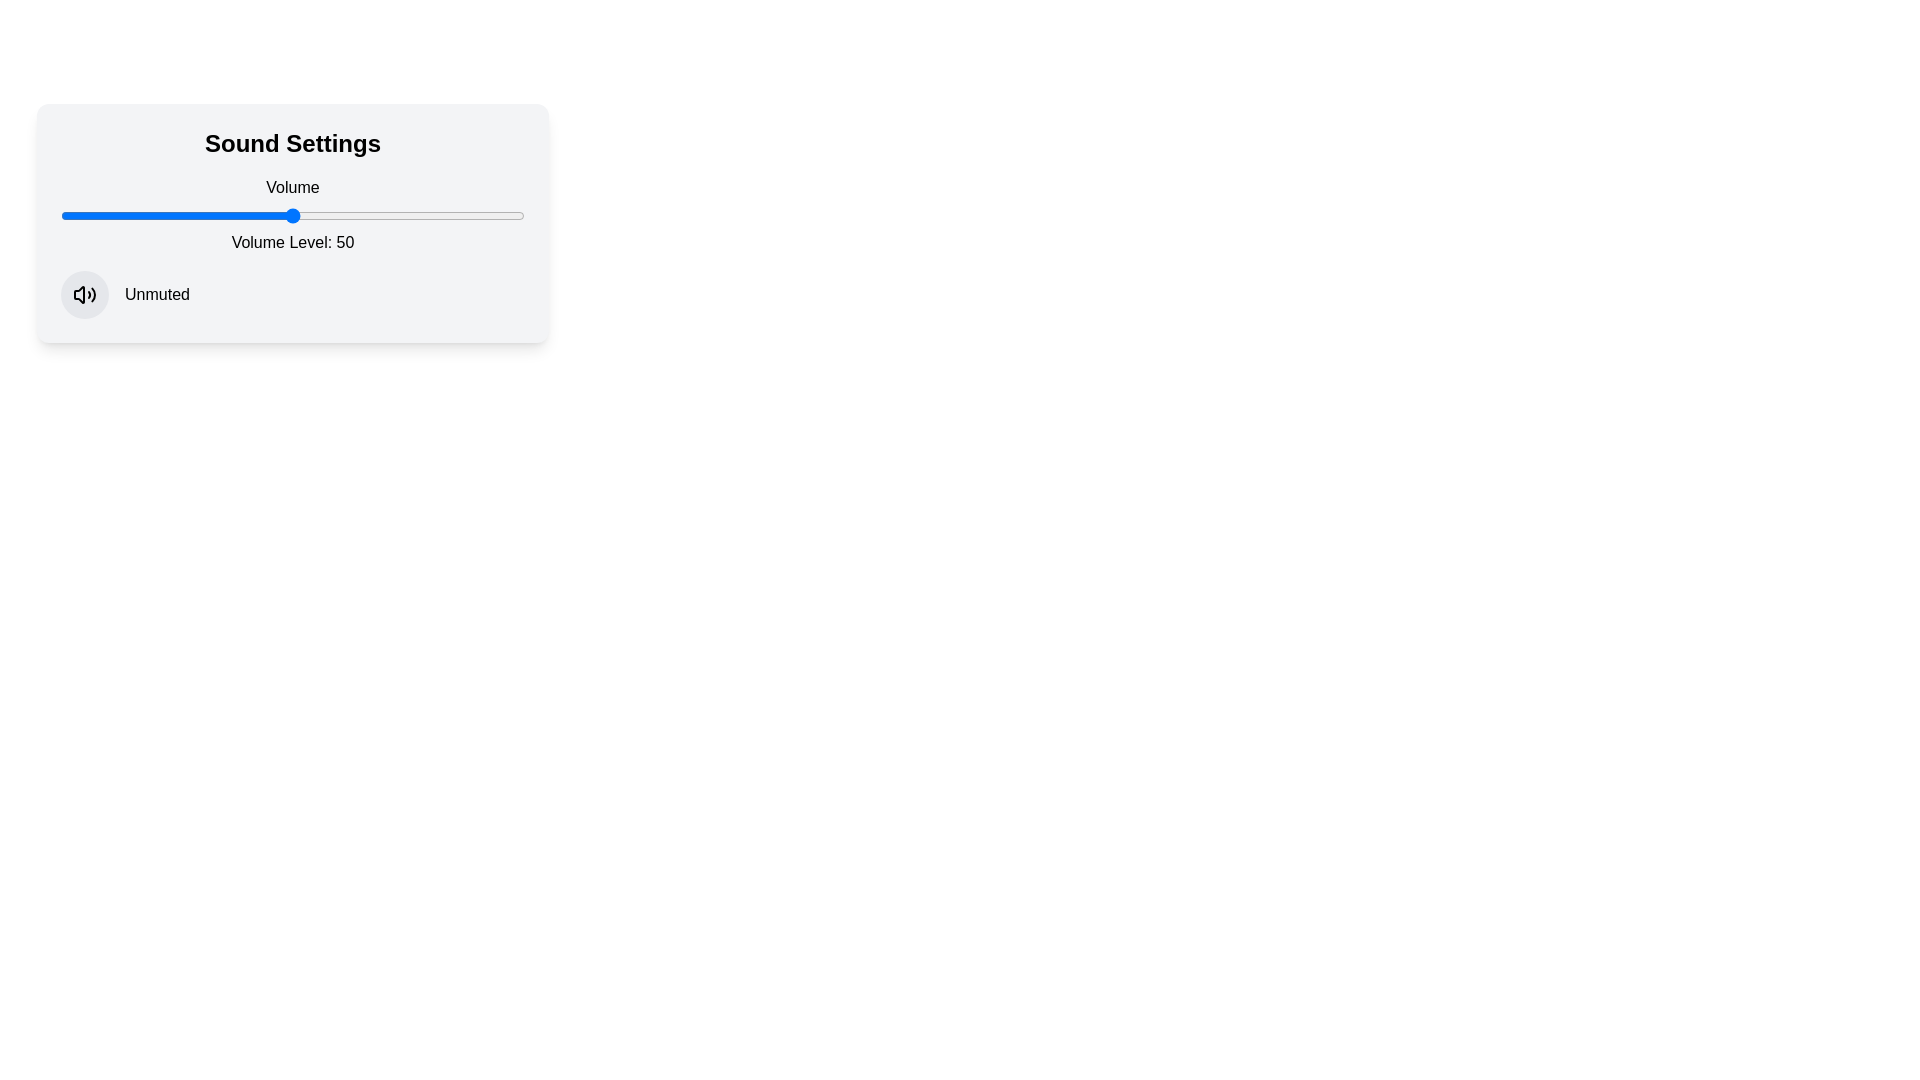  I want to click on the volume, so click(385, 216).